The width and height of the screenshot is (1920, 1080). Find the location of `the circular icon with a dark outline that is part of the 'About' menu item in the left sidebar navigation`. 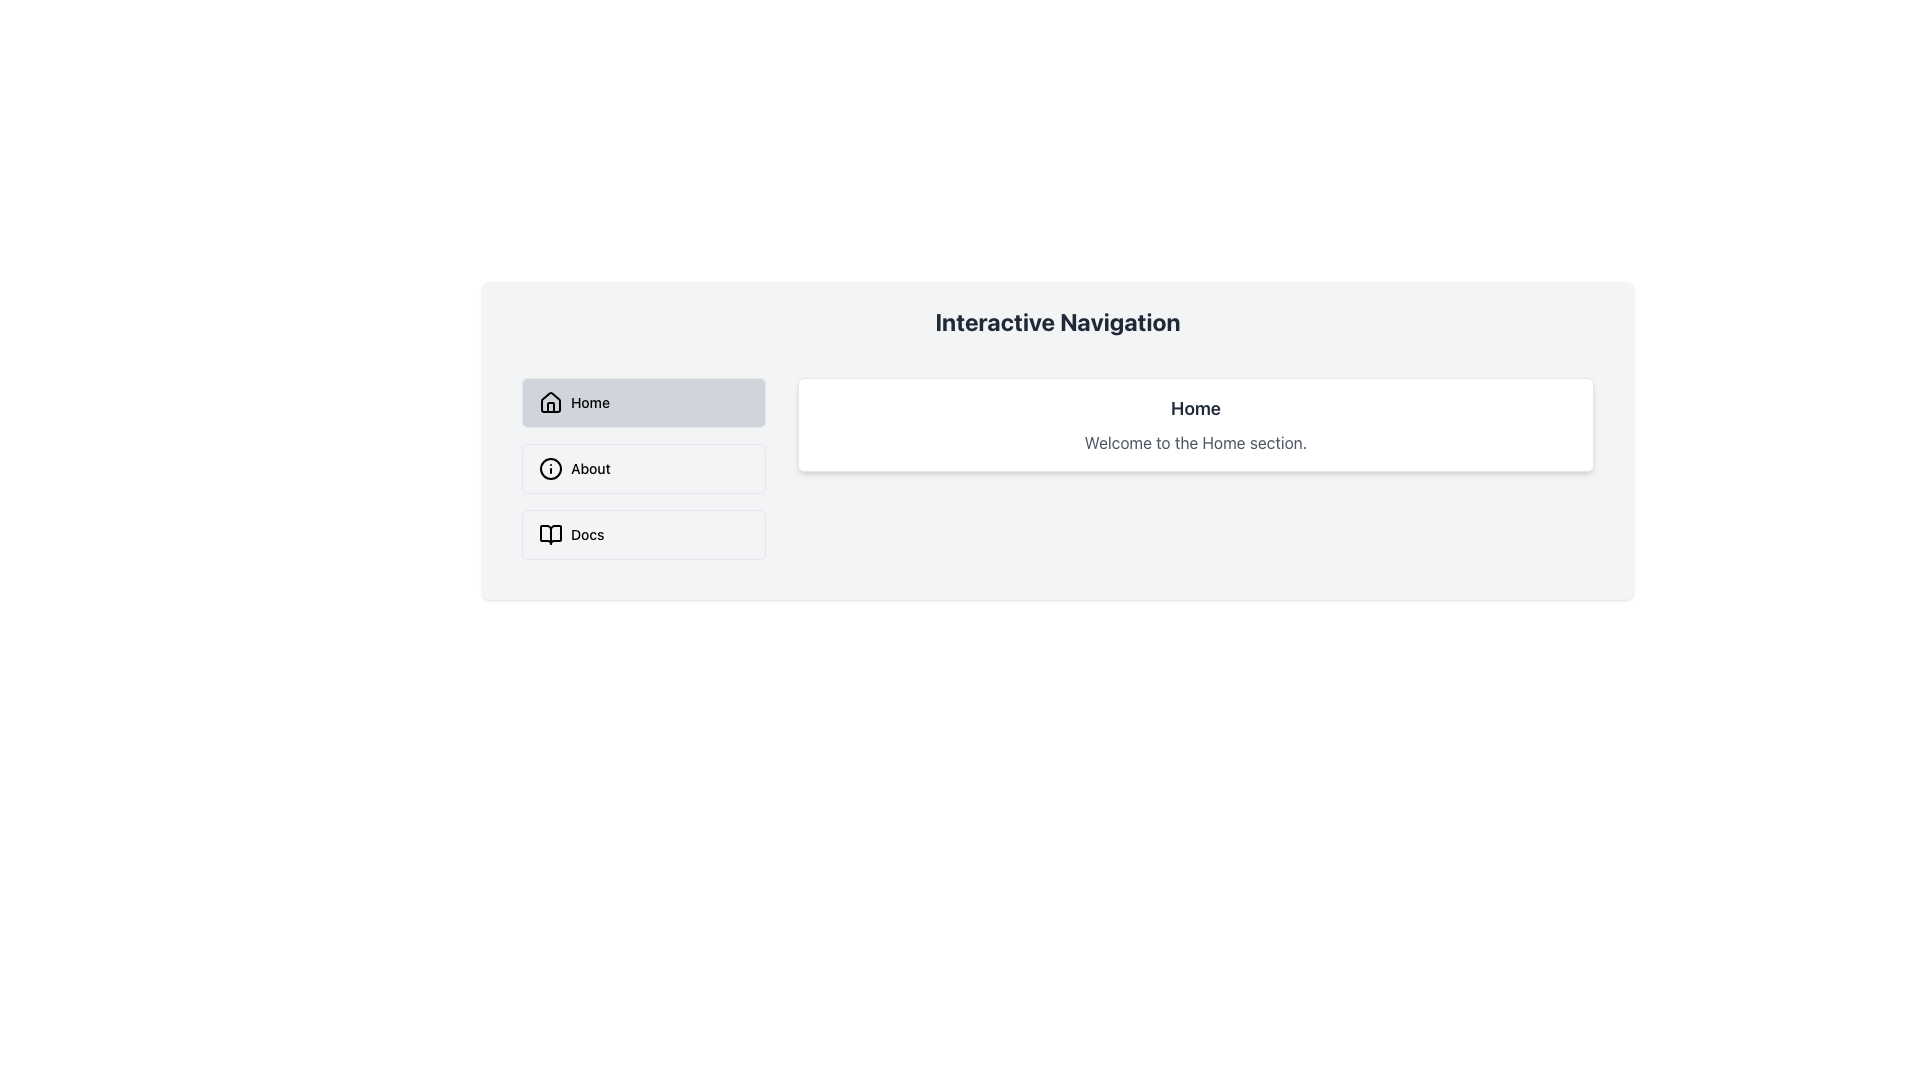

the circular icon with a dark outline that is part of the 'About' menu item in the left sidebar navigation is located at coordinates (551, 469).